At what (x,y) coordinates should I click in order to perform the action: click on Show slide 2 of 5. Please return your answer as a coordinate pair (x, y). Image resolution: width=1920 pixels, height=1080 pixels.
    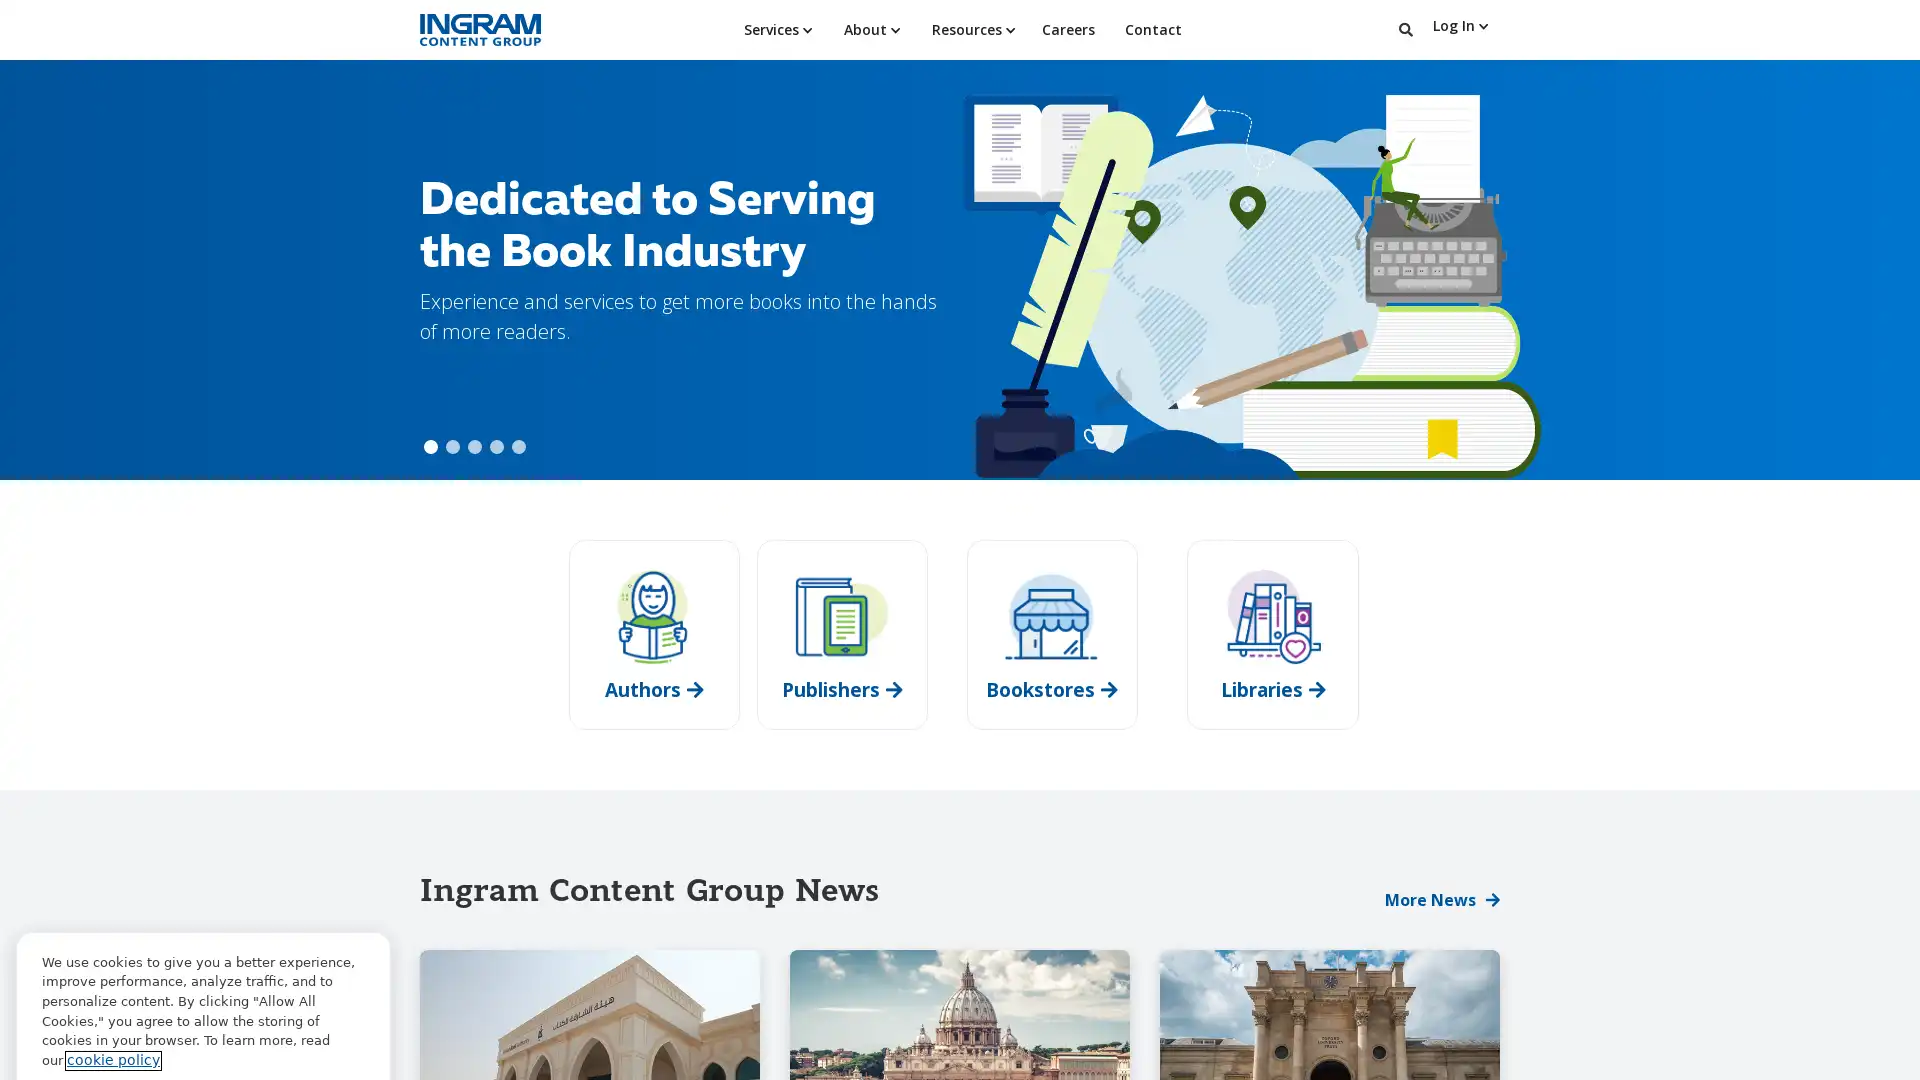
    Looking at the image, I should click on (451, 445).